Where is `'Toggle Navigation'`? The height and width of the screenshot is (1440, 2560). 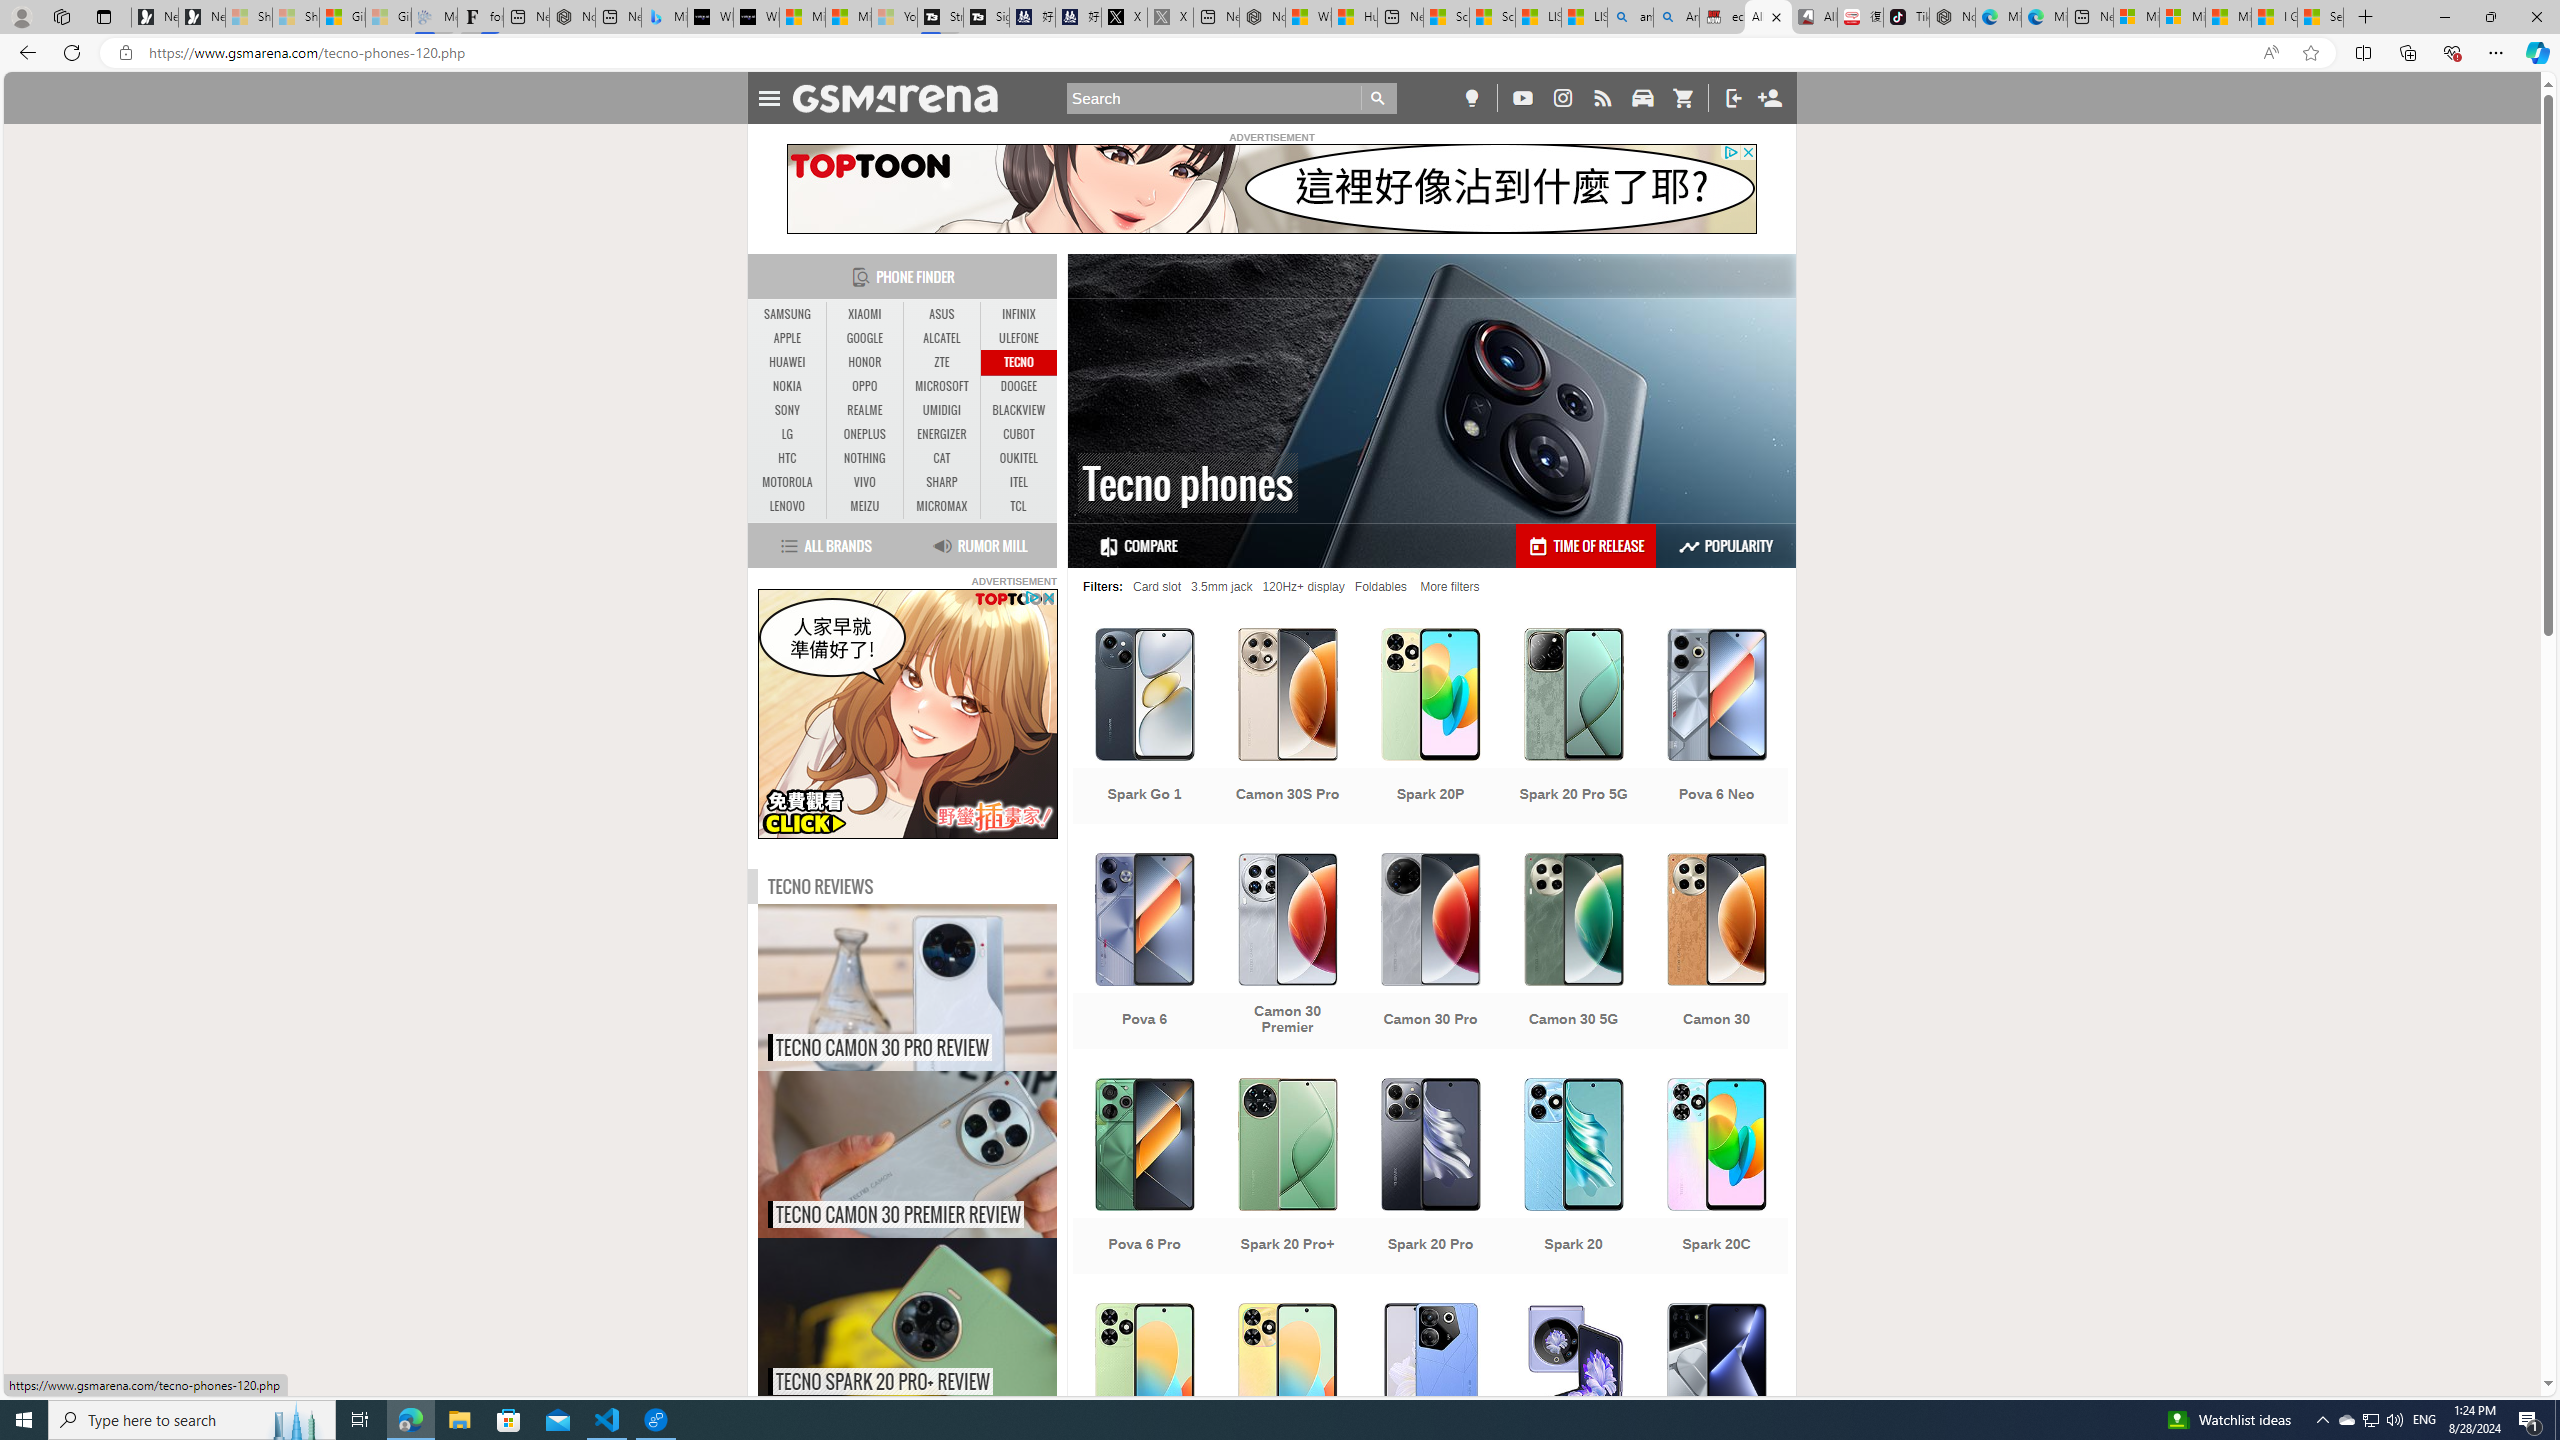
'Toggle Navigation' is located at coordinates (769, 95).